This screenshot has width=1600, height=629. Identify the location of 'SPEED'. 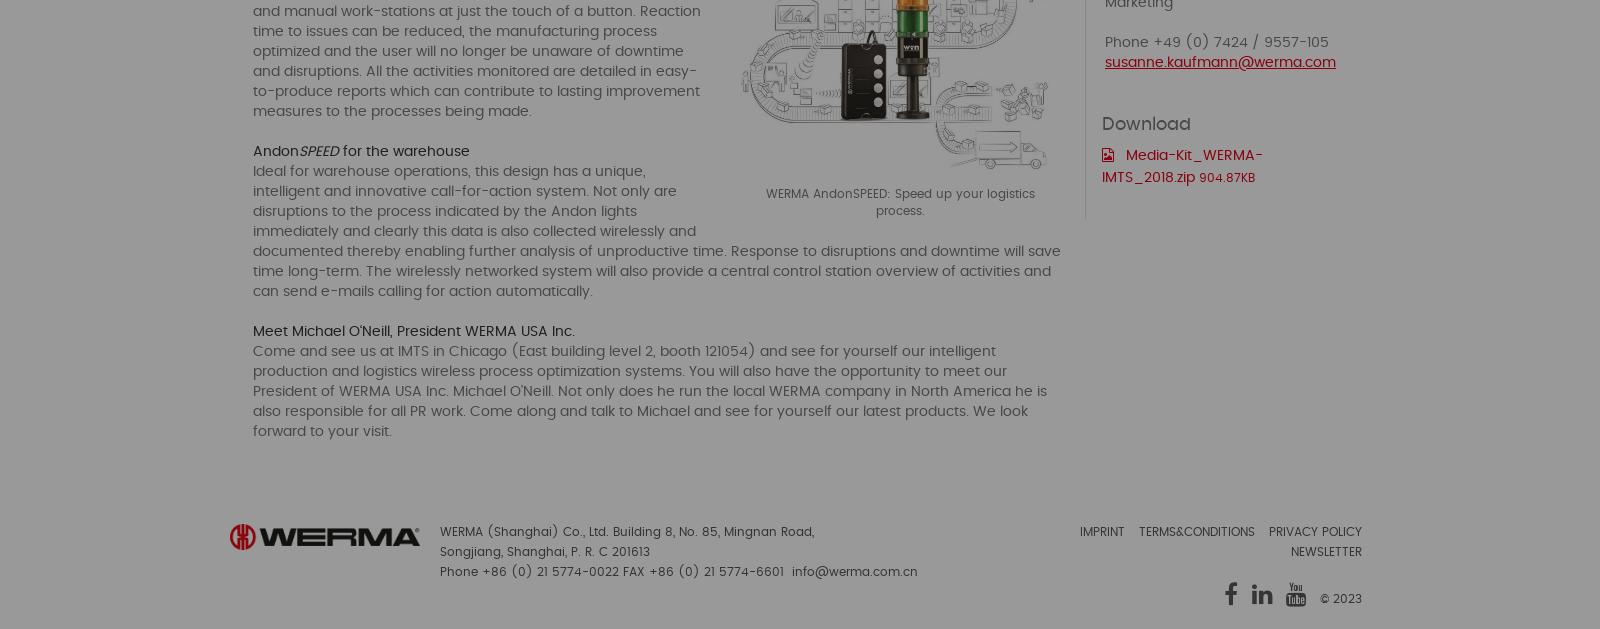
(319, 151).